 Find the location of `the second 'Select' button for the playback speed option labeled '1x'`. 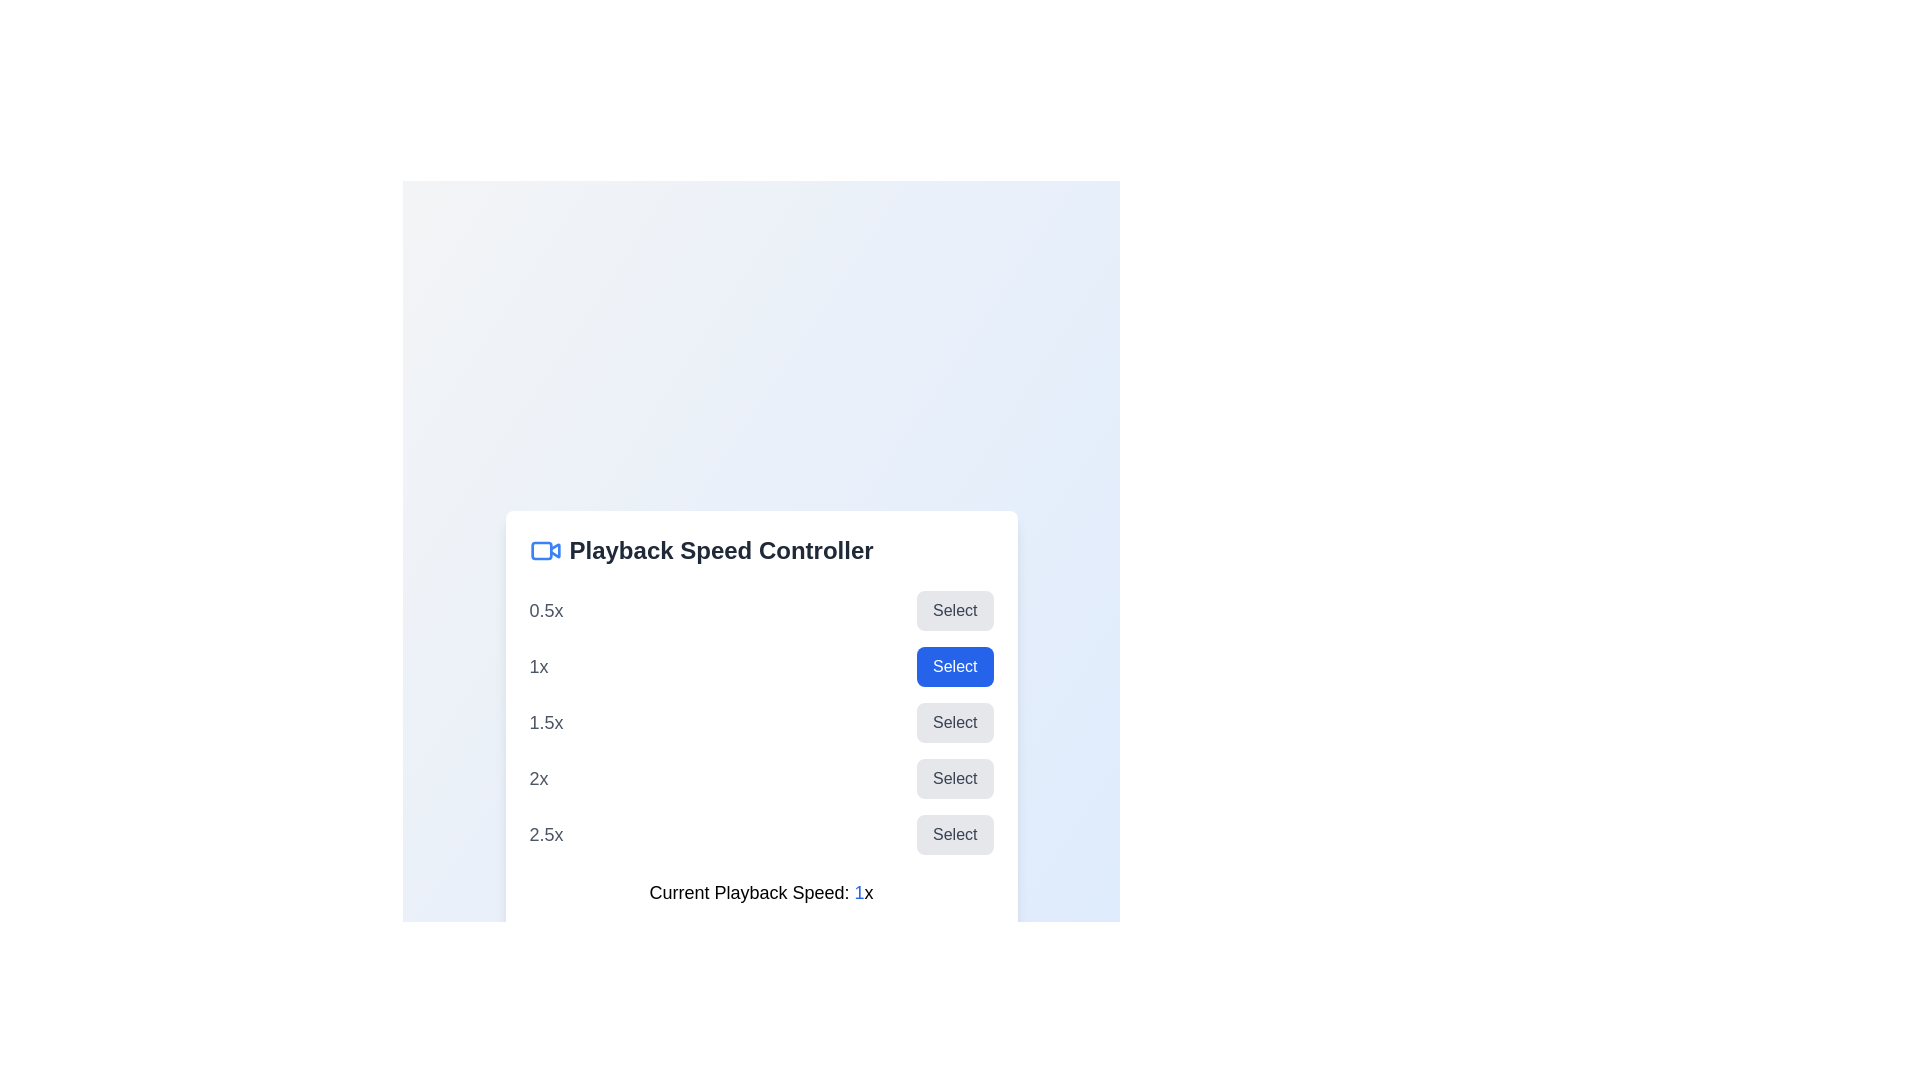

the second 'Select' button for the playback speed option labeled '1x' is located at coordinates (954, 667).